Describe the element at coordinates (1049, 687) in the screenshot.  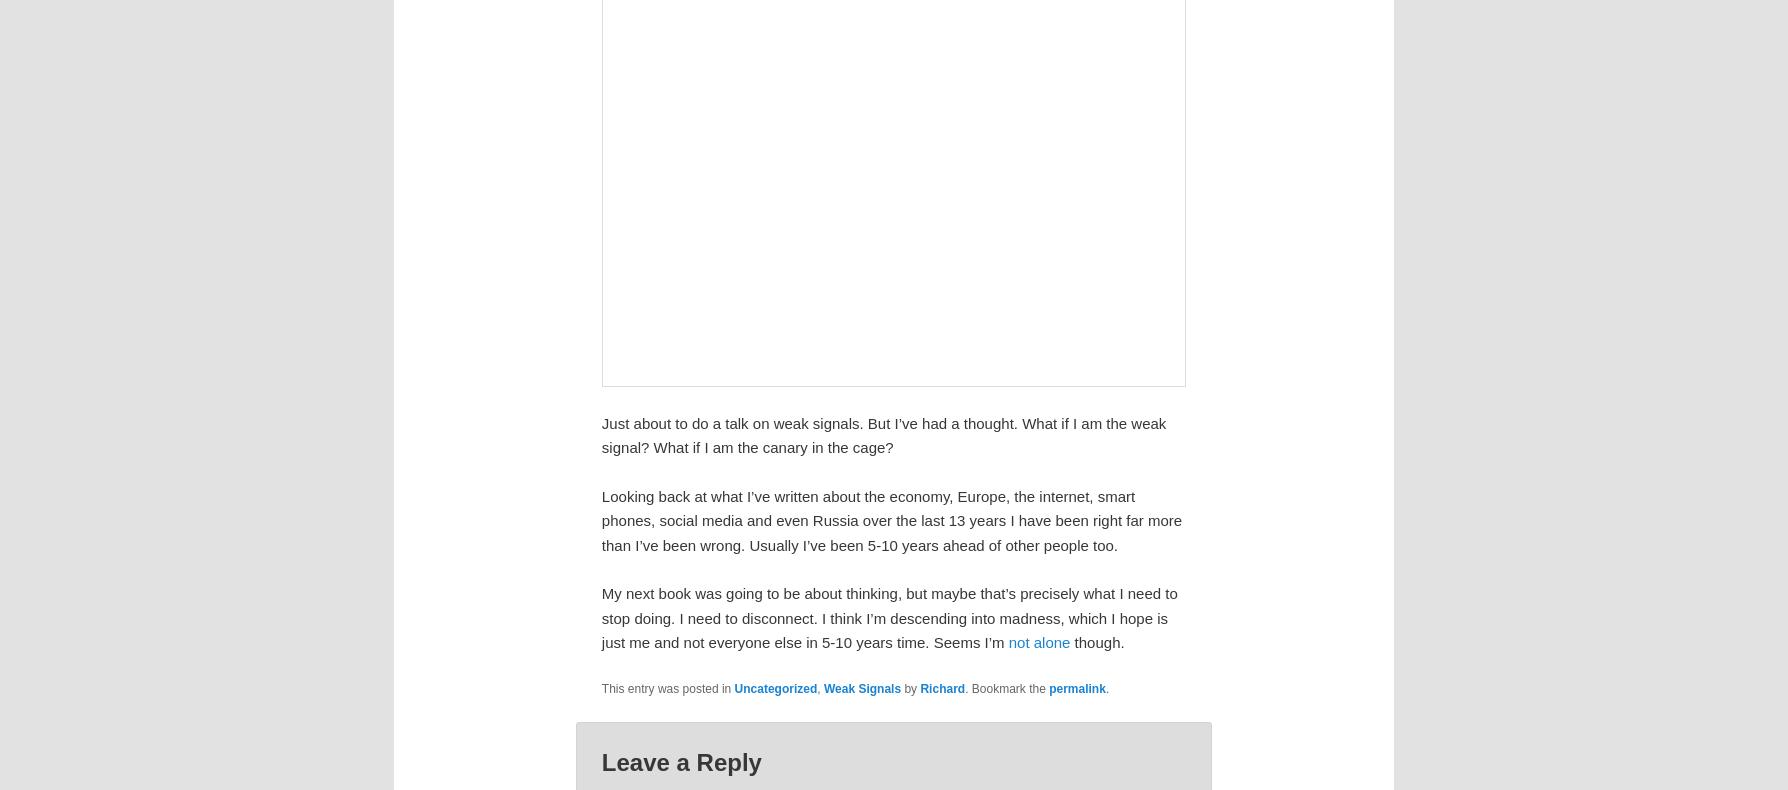
I see `'permalink'` at that location.